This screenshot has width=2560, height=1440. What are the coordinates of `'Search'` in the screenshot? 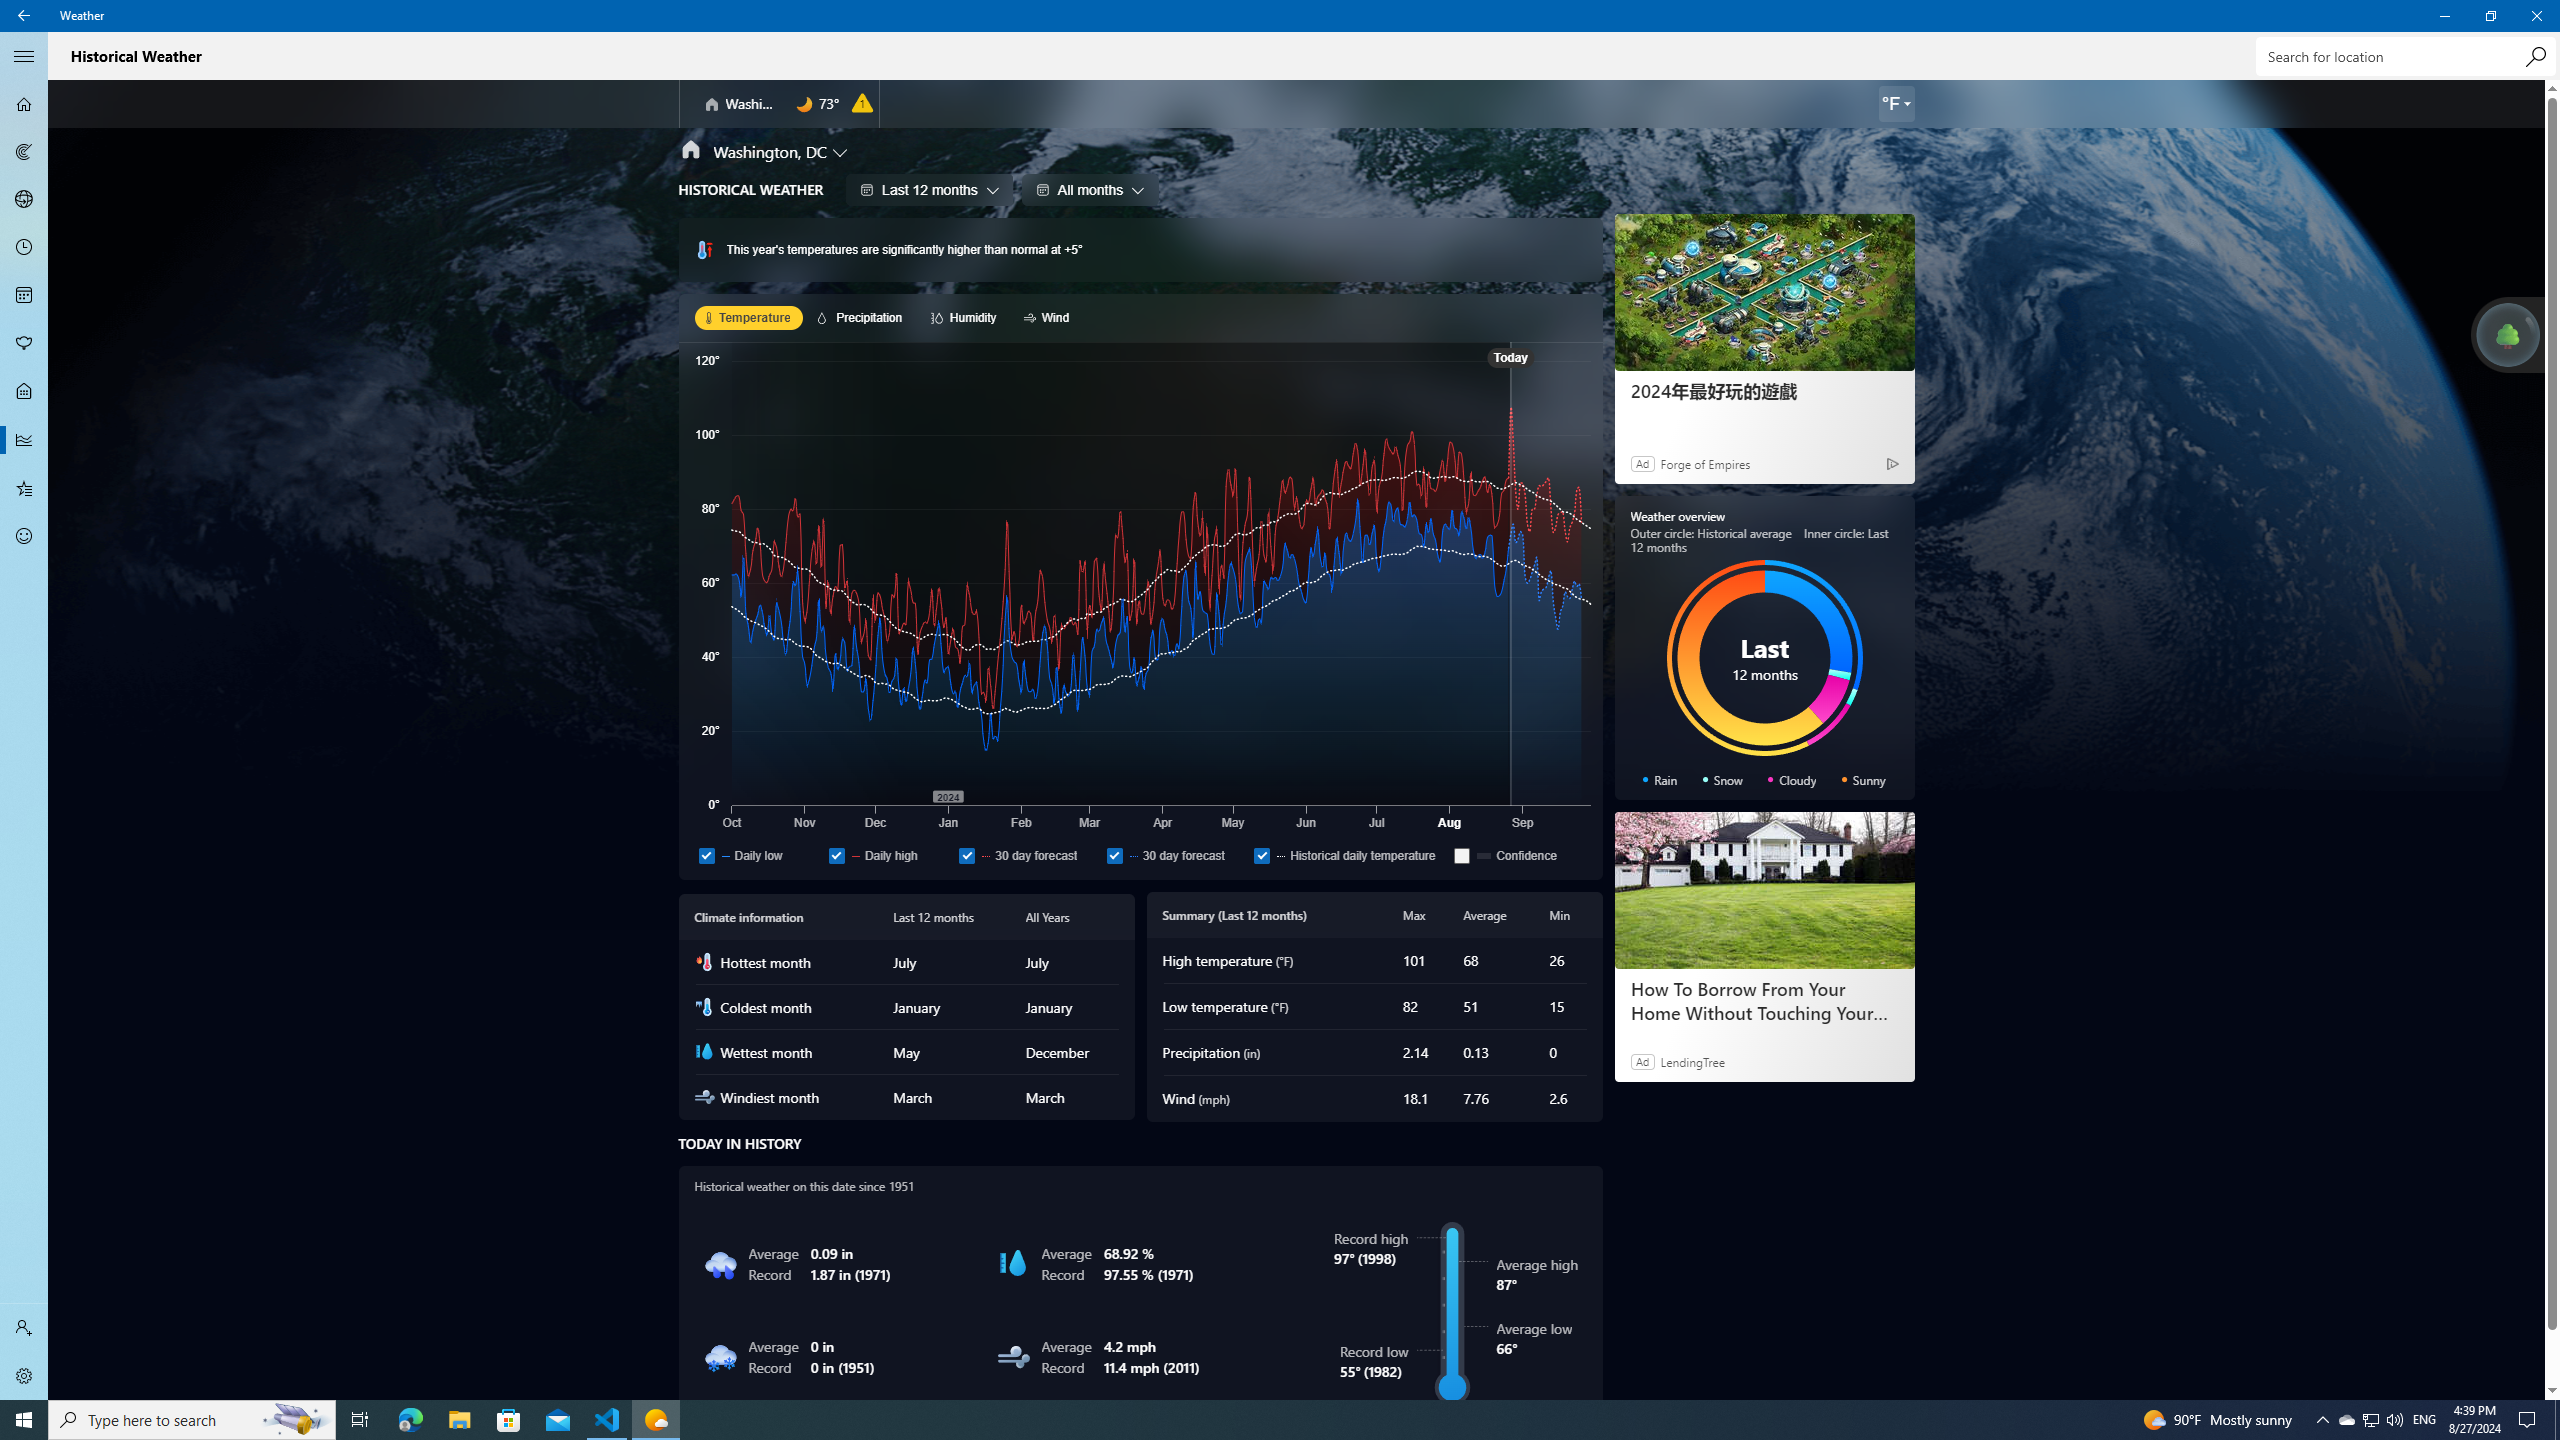 It's located at (2535, 55).